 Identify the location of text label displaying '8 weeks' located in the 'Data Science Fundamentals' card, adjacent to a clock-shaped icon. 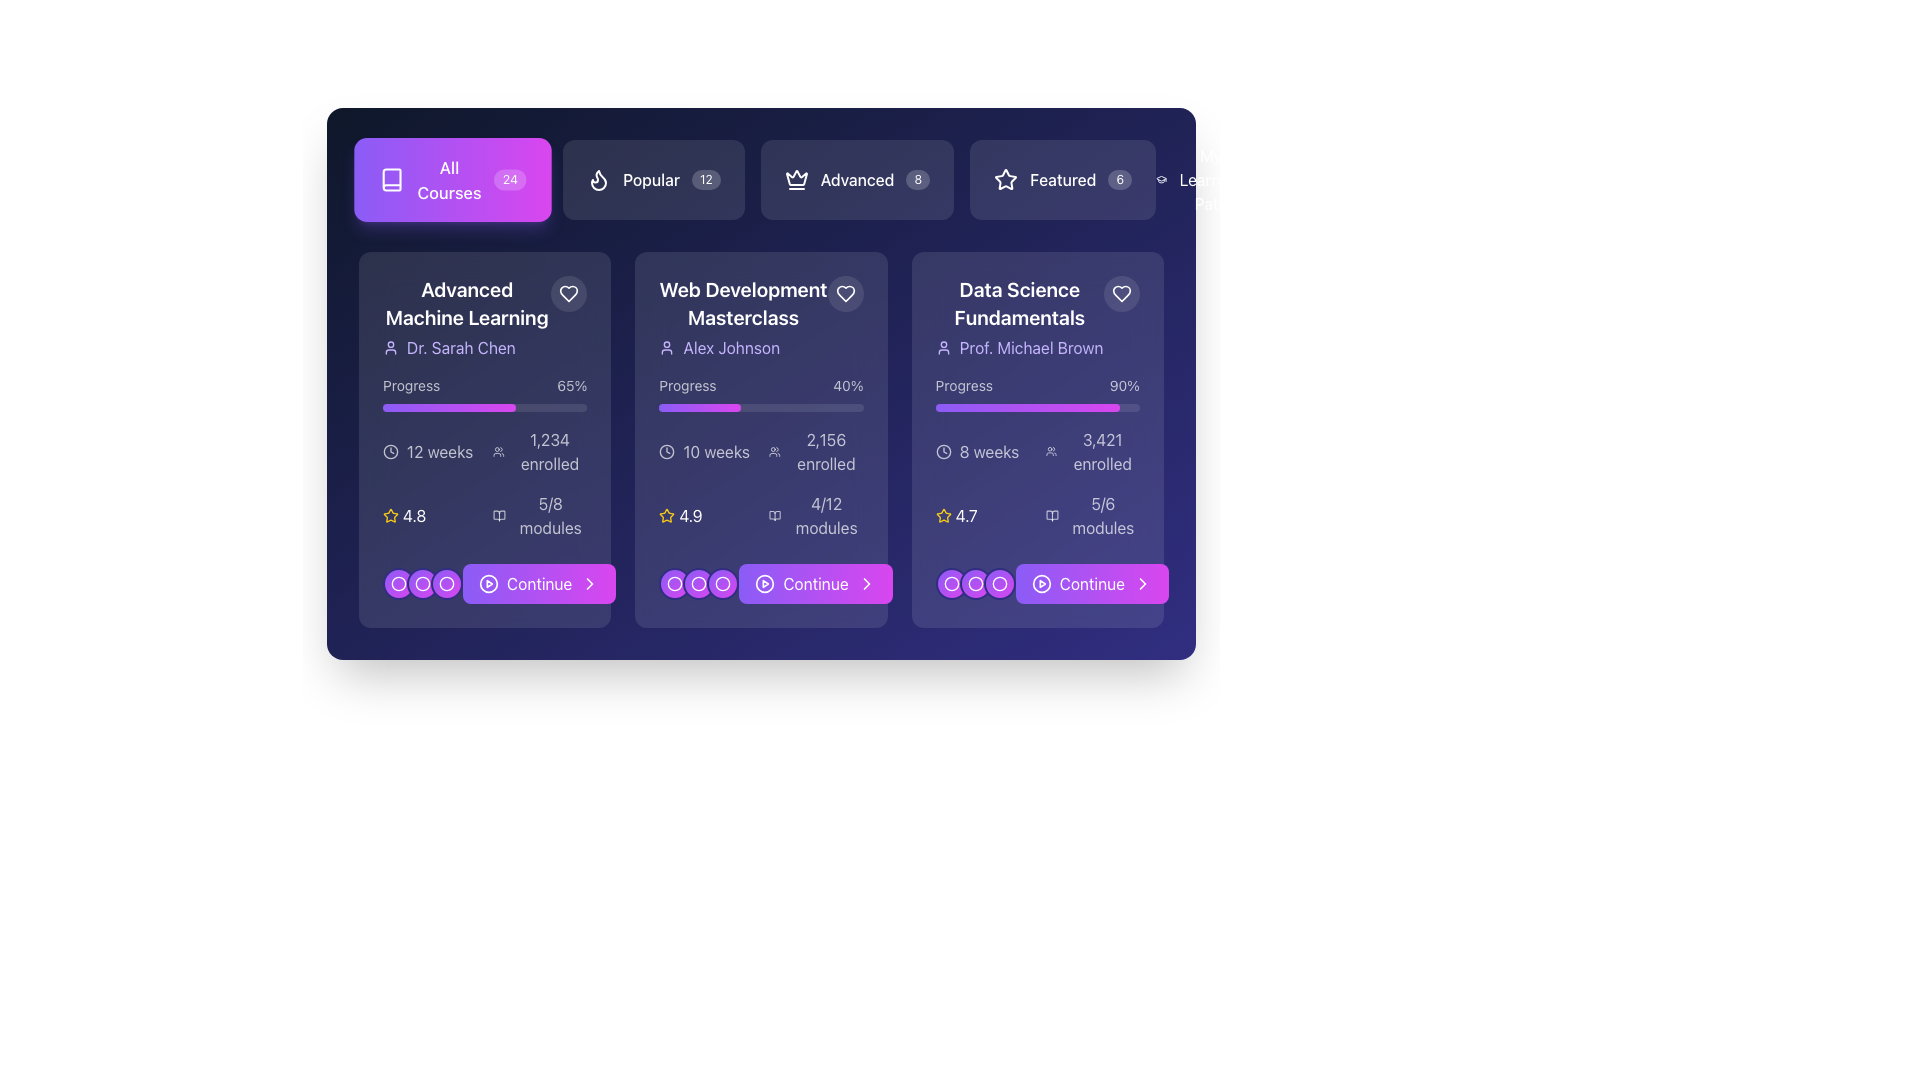
(989, 451).